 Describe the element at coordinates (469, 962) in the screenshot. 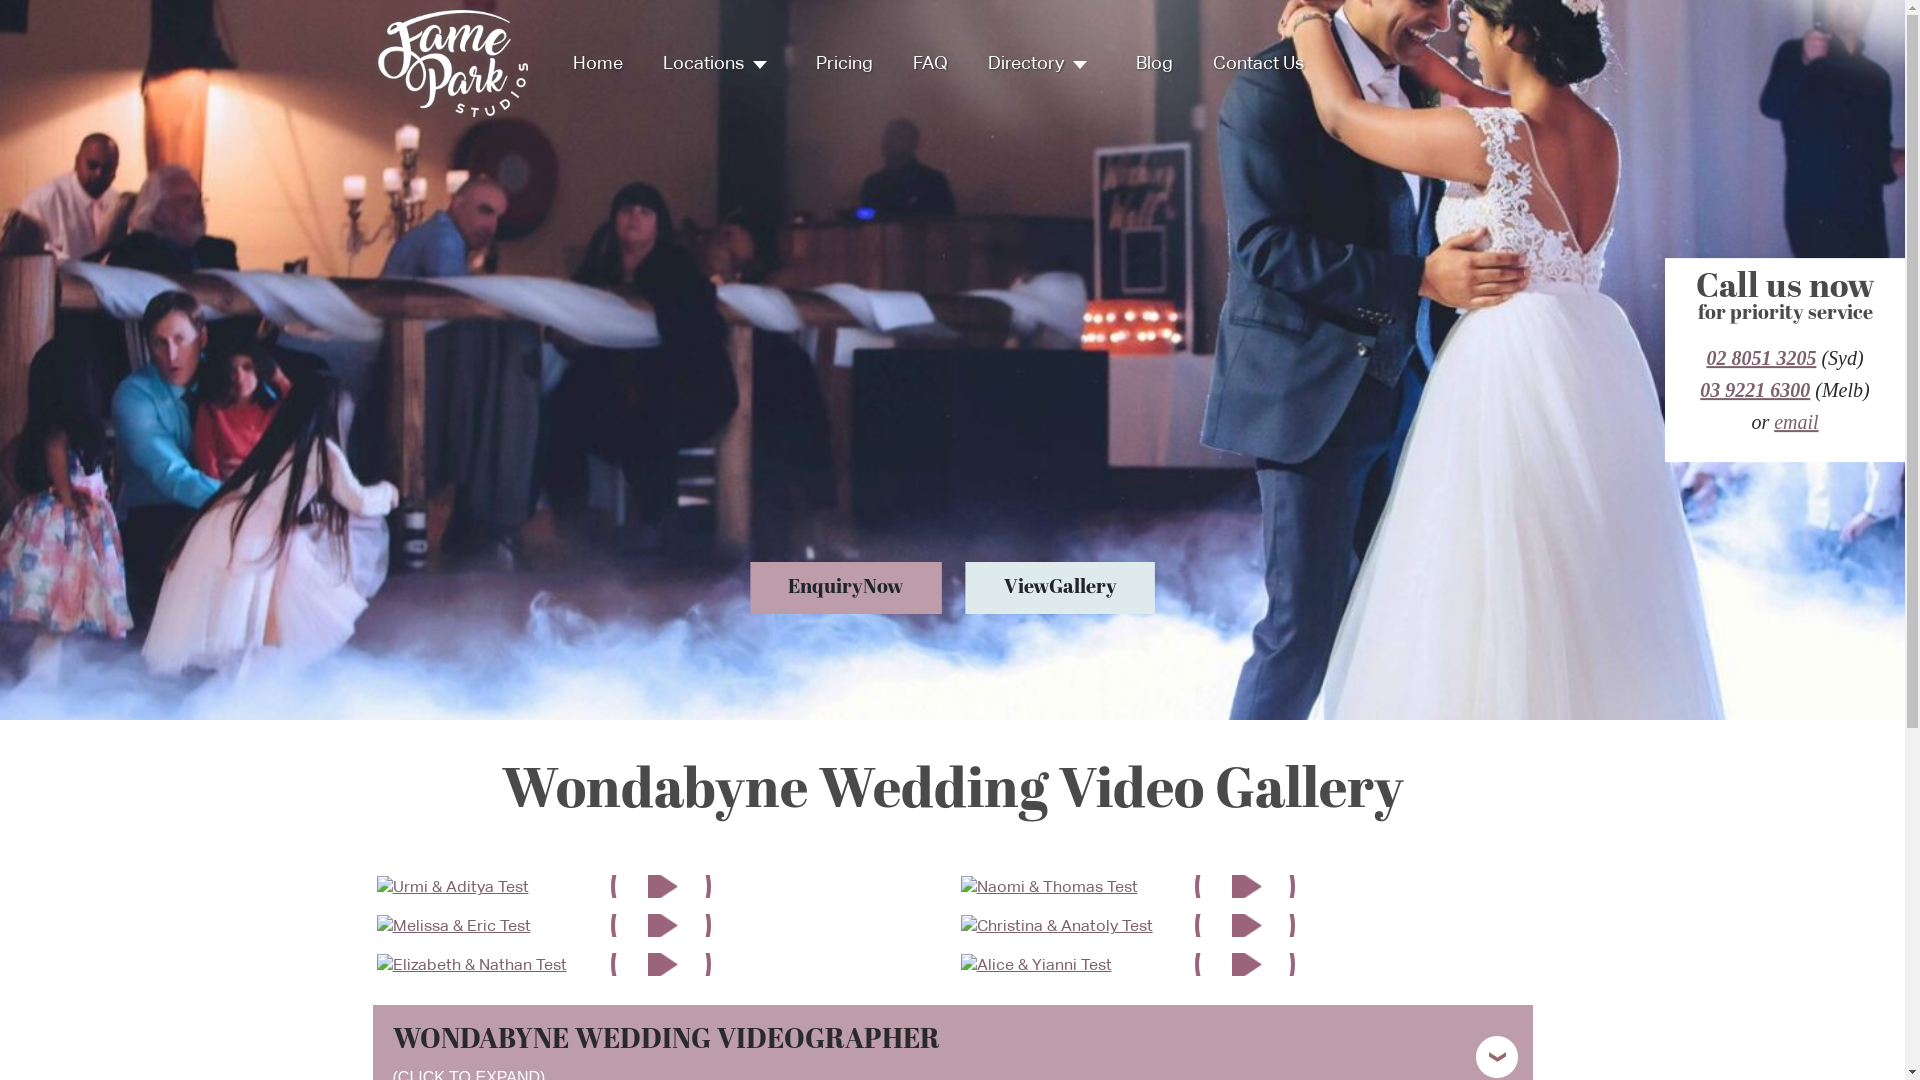

I see `'Elizabeth & Nathan || Cinematic Wedding Highlight'` at that location.